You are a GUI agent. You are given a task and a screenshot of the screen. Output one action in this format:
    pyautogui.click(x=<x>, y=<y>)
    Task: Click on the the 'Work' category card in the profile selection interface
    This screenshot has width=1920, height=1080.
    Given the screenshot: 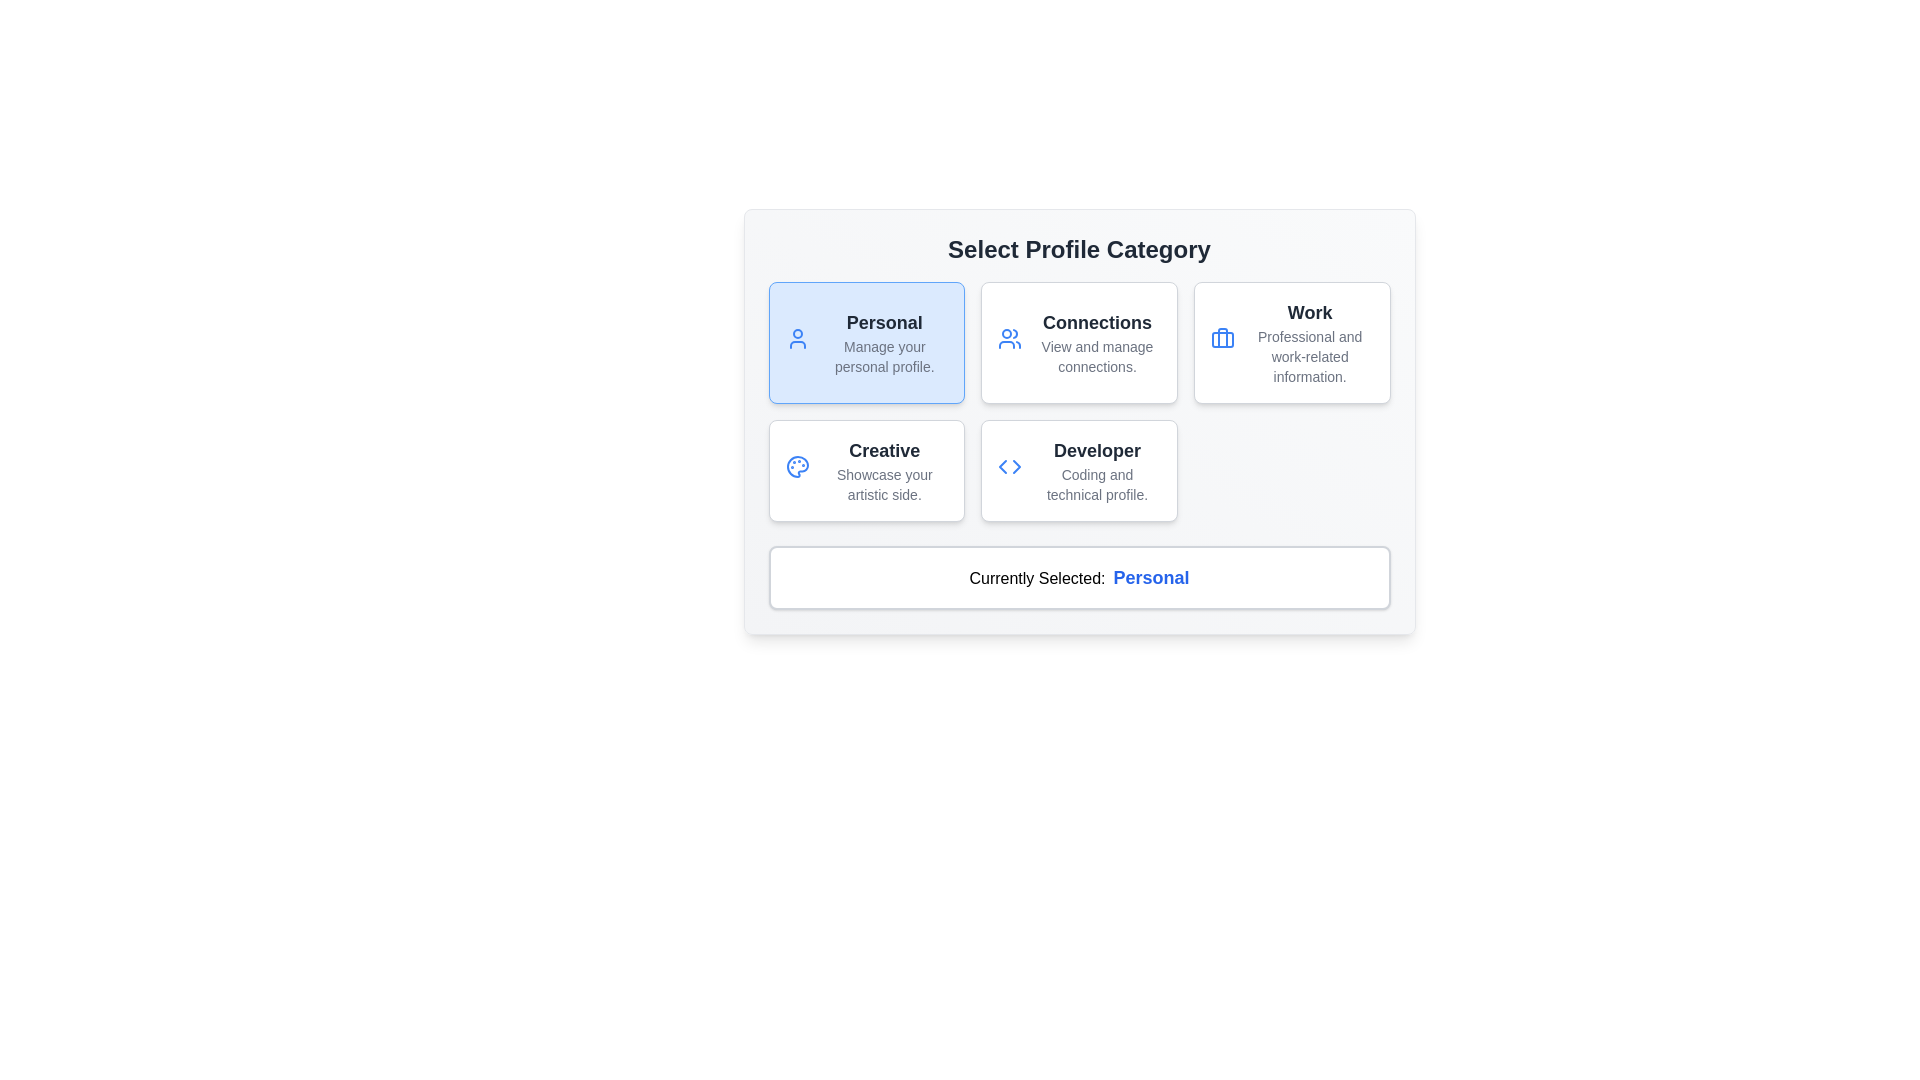 What is the action you would take?
    pyautogui.click(x=1292, y=342)
    